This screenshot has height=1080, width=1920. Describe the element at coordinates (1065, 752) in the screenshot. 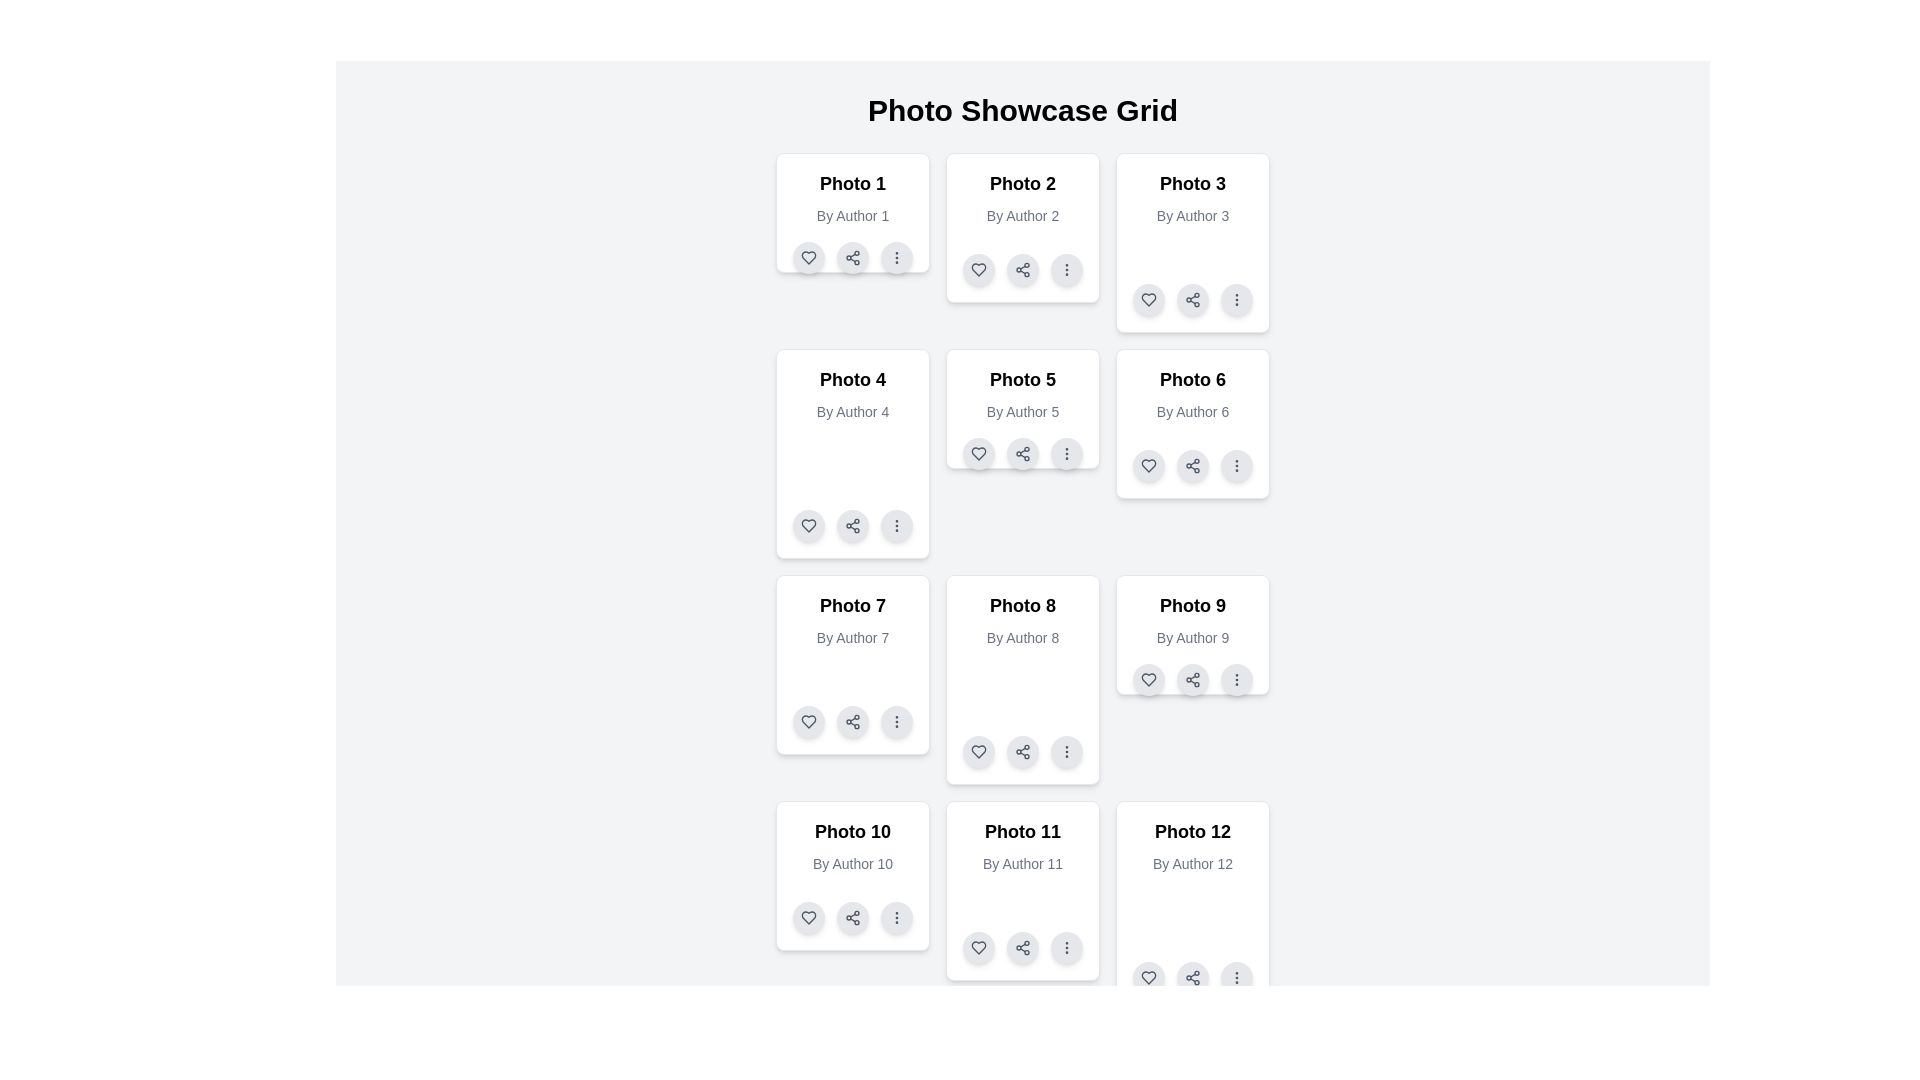

I see `the button located in the bottom-right of the 'Photo 8' card by 'Author 8'` at that location.